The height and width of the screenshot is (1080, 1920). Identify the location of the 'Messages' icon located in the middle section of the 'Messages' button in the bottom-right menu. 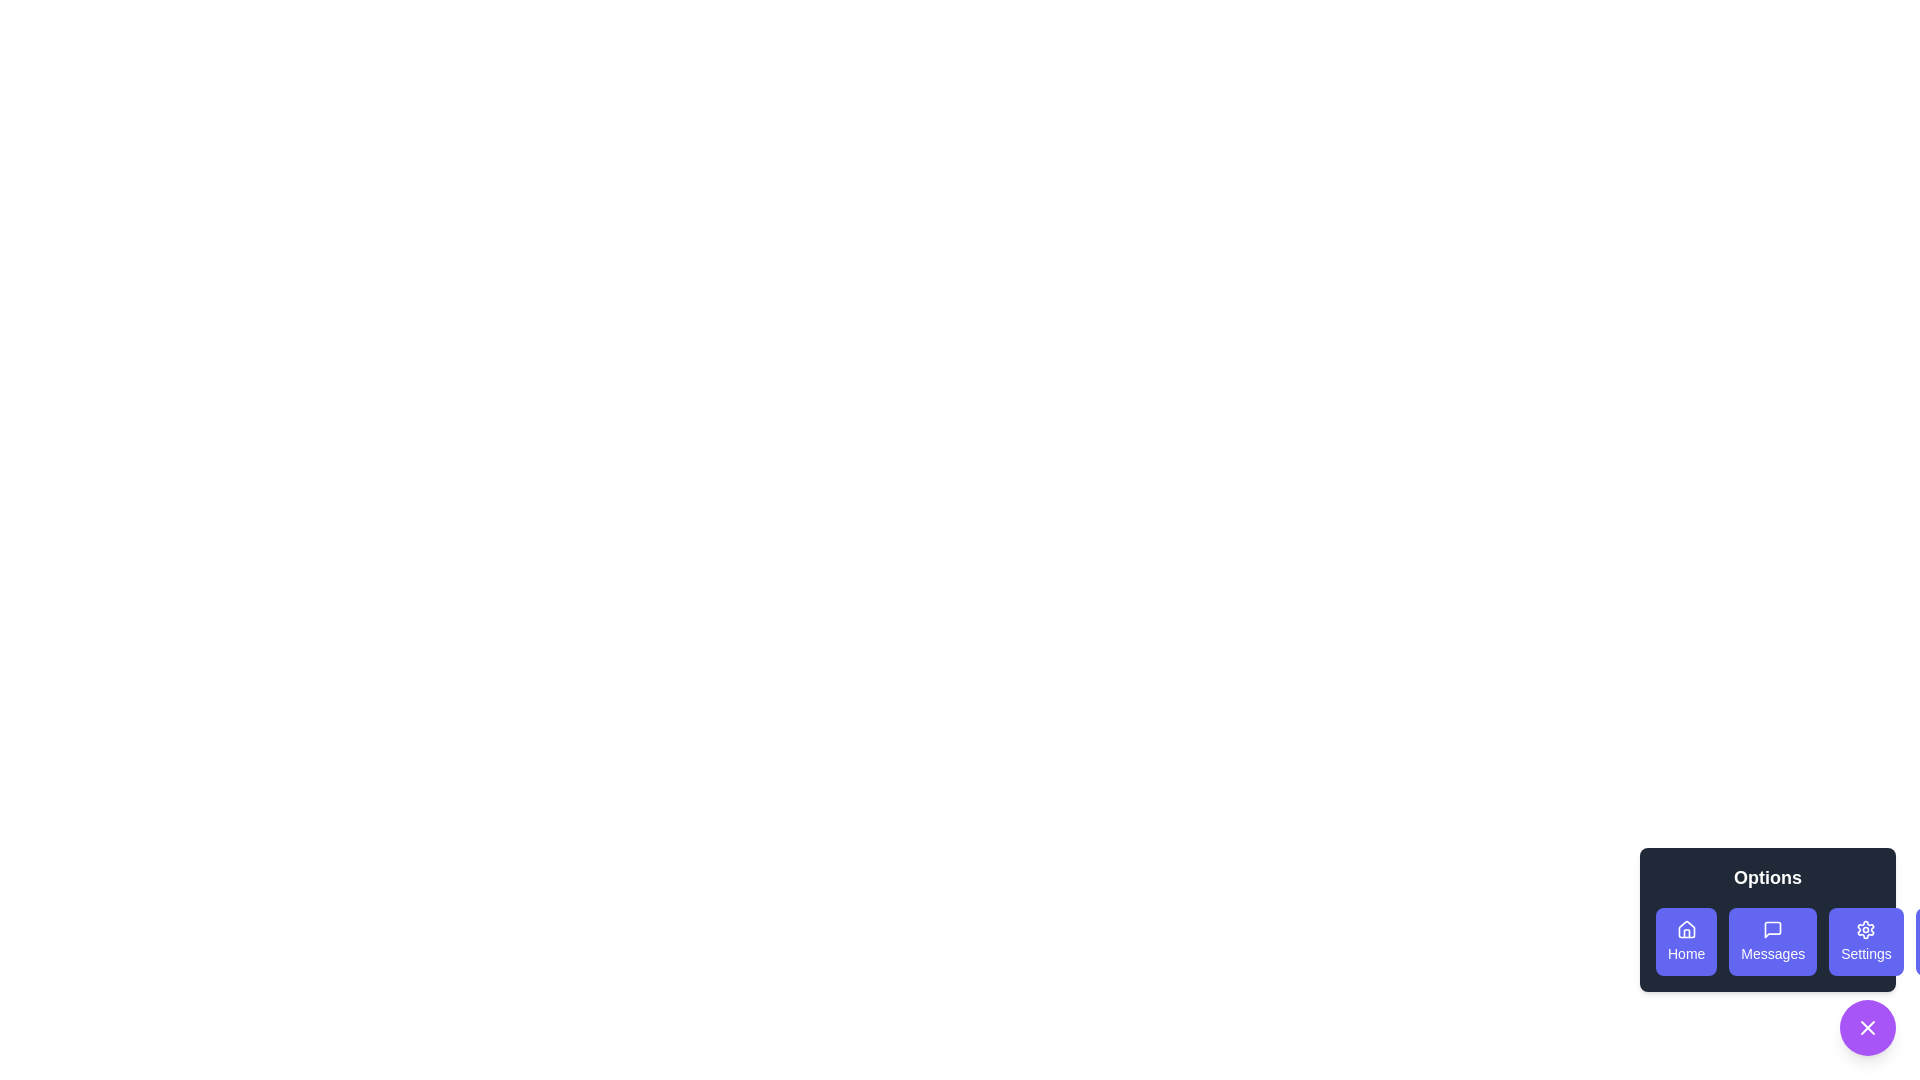
(1773, 929).